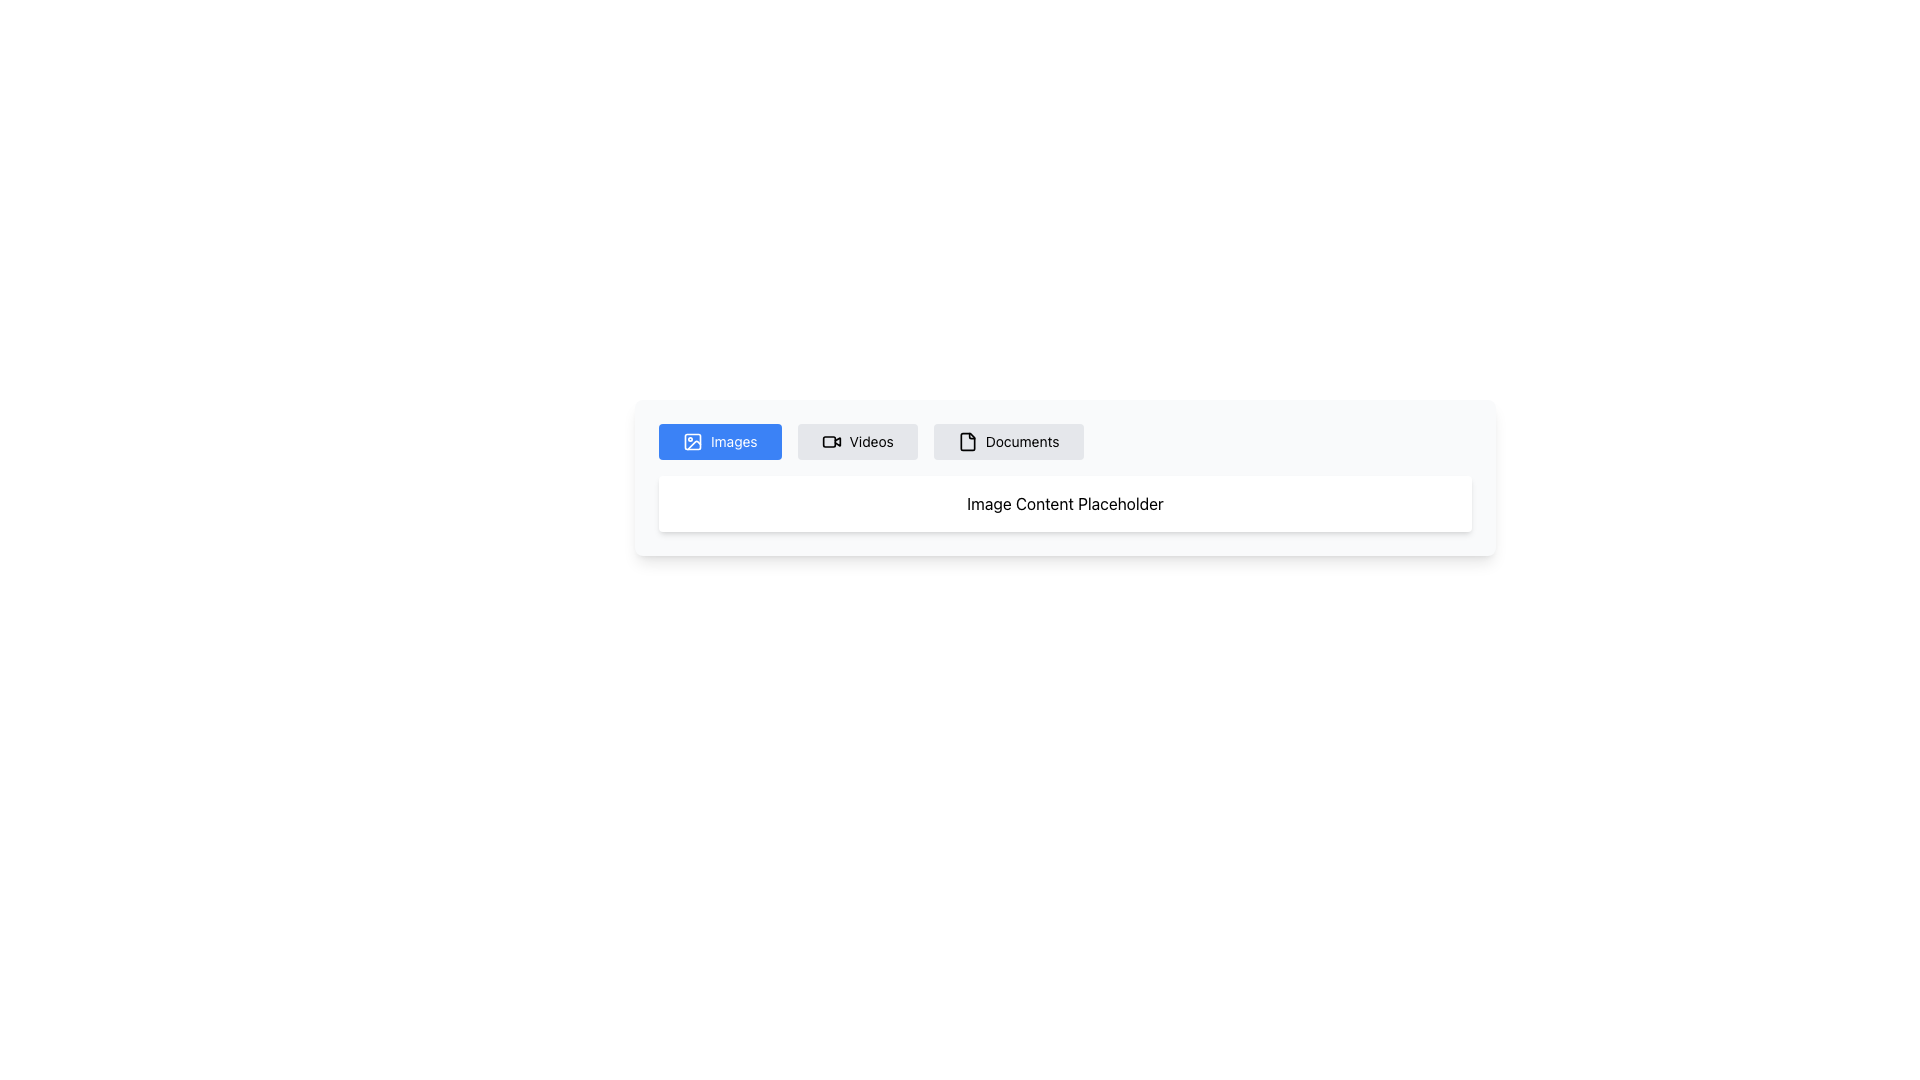  Describe the element at coordinates (1022, 441) in the screenshot. I see `the Text Label that serves as an identifier for a clickable document-related option, located to the right of a document icon and aligned horizontally in a tab-like structure` at that location.